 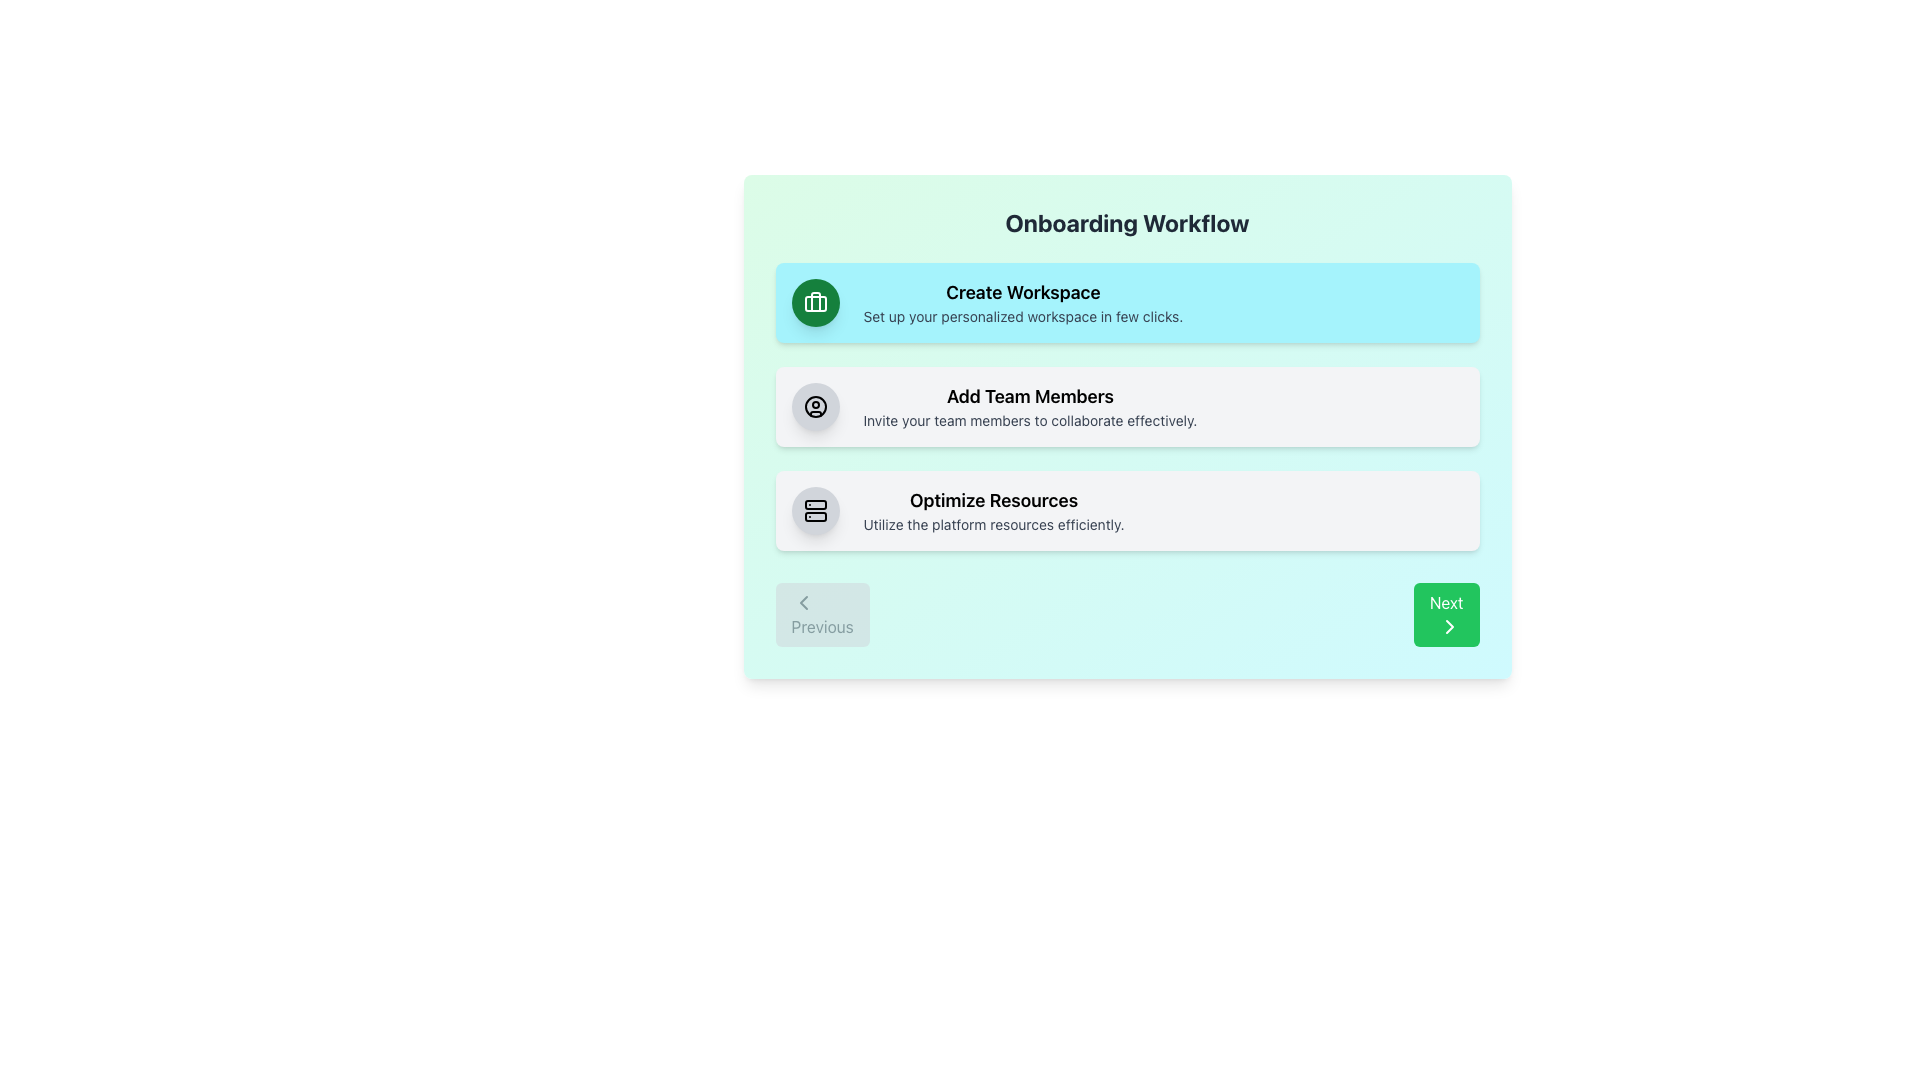 What do you see at coordinates (815, 303) in the screenshot?
I see `the circular button with a dark-green background and a white briefcase icon, located within the 'Create Workspace' section` at bounding box center [815, 303].